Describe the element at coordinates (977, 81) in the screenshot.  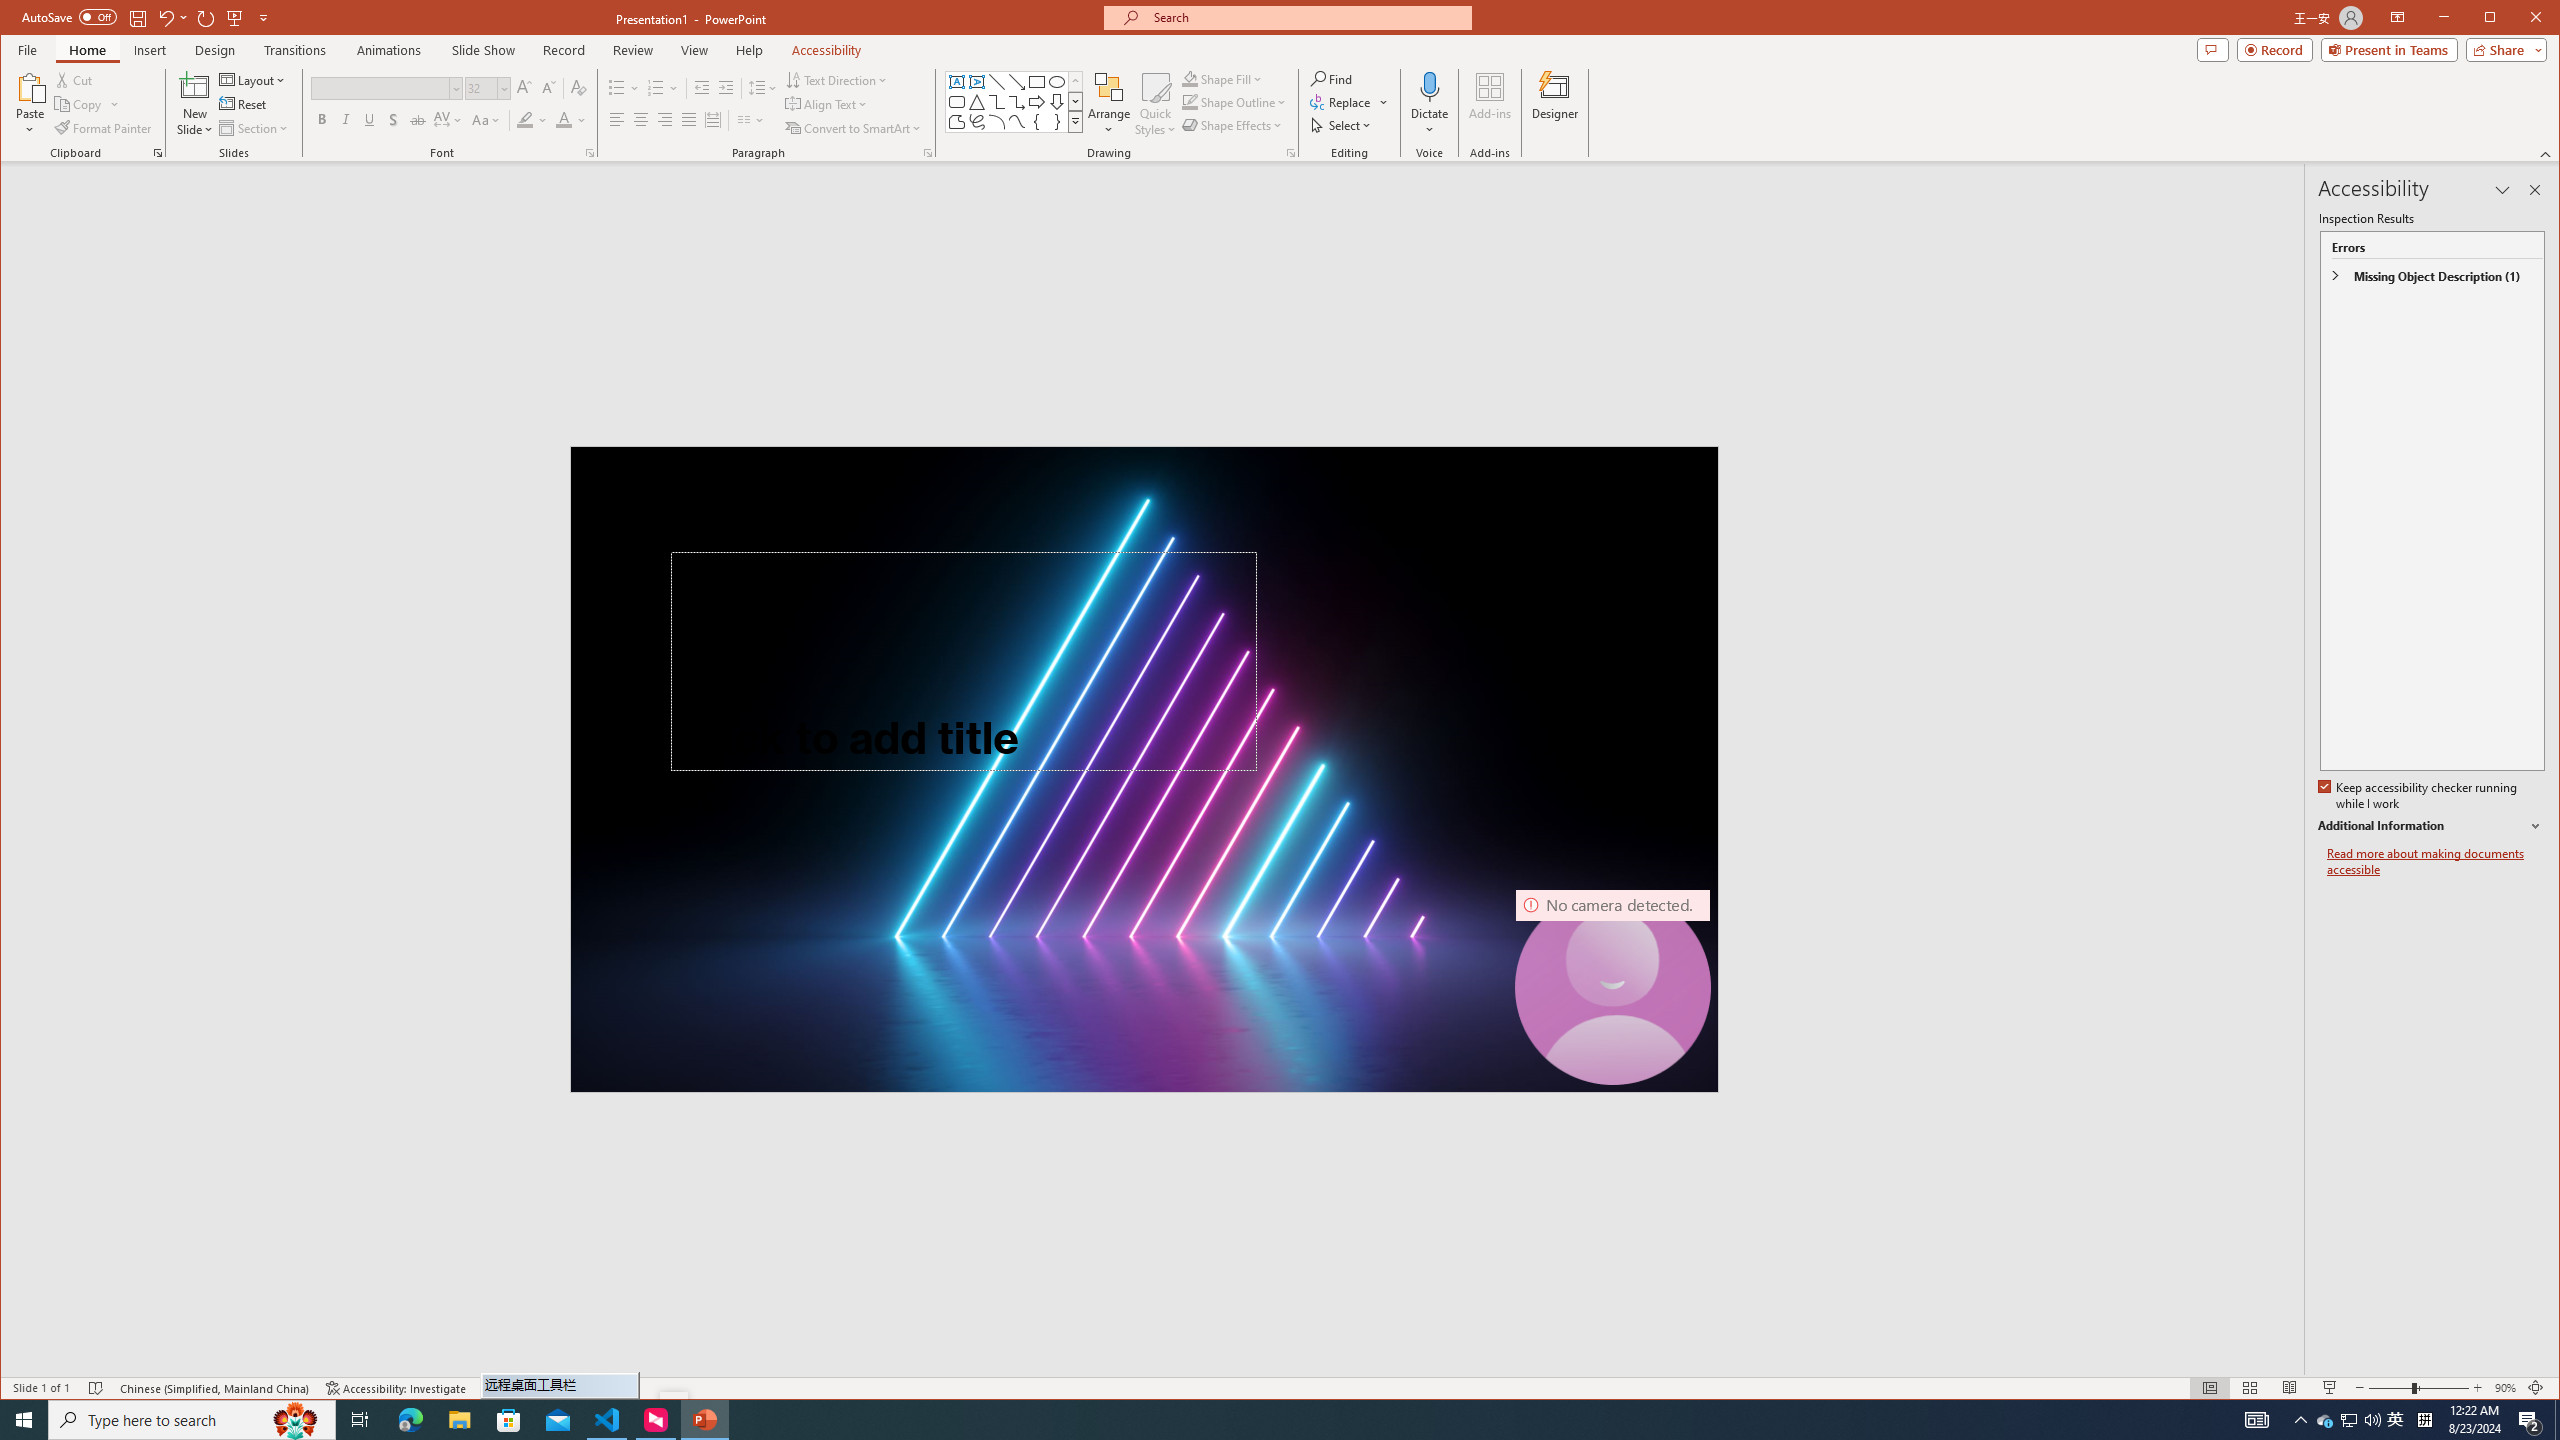
I see `'Vertical Text Box'` at that location.